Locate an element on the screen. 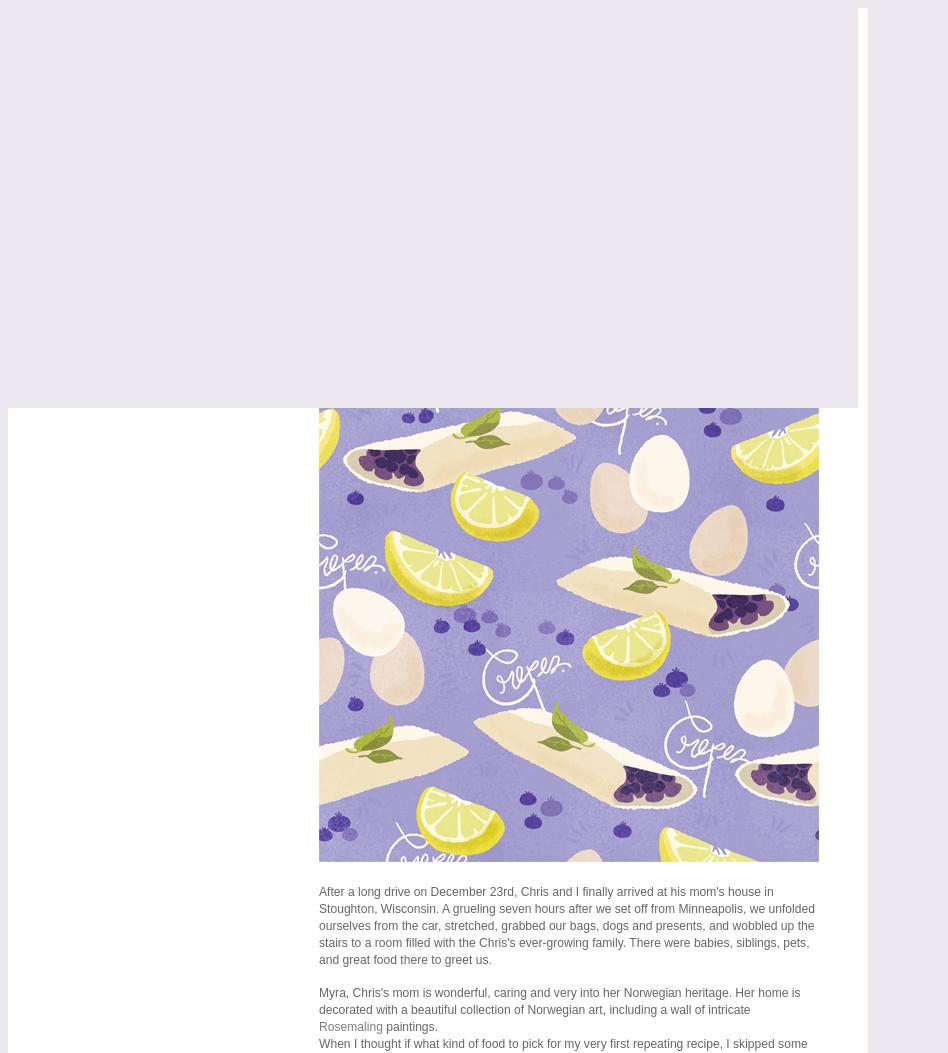 This screenshot has width=948, height=1053. 'paintings.' is located at coordinates (381, 1025).